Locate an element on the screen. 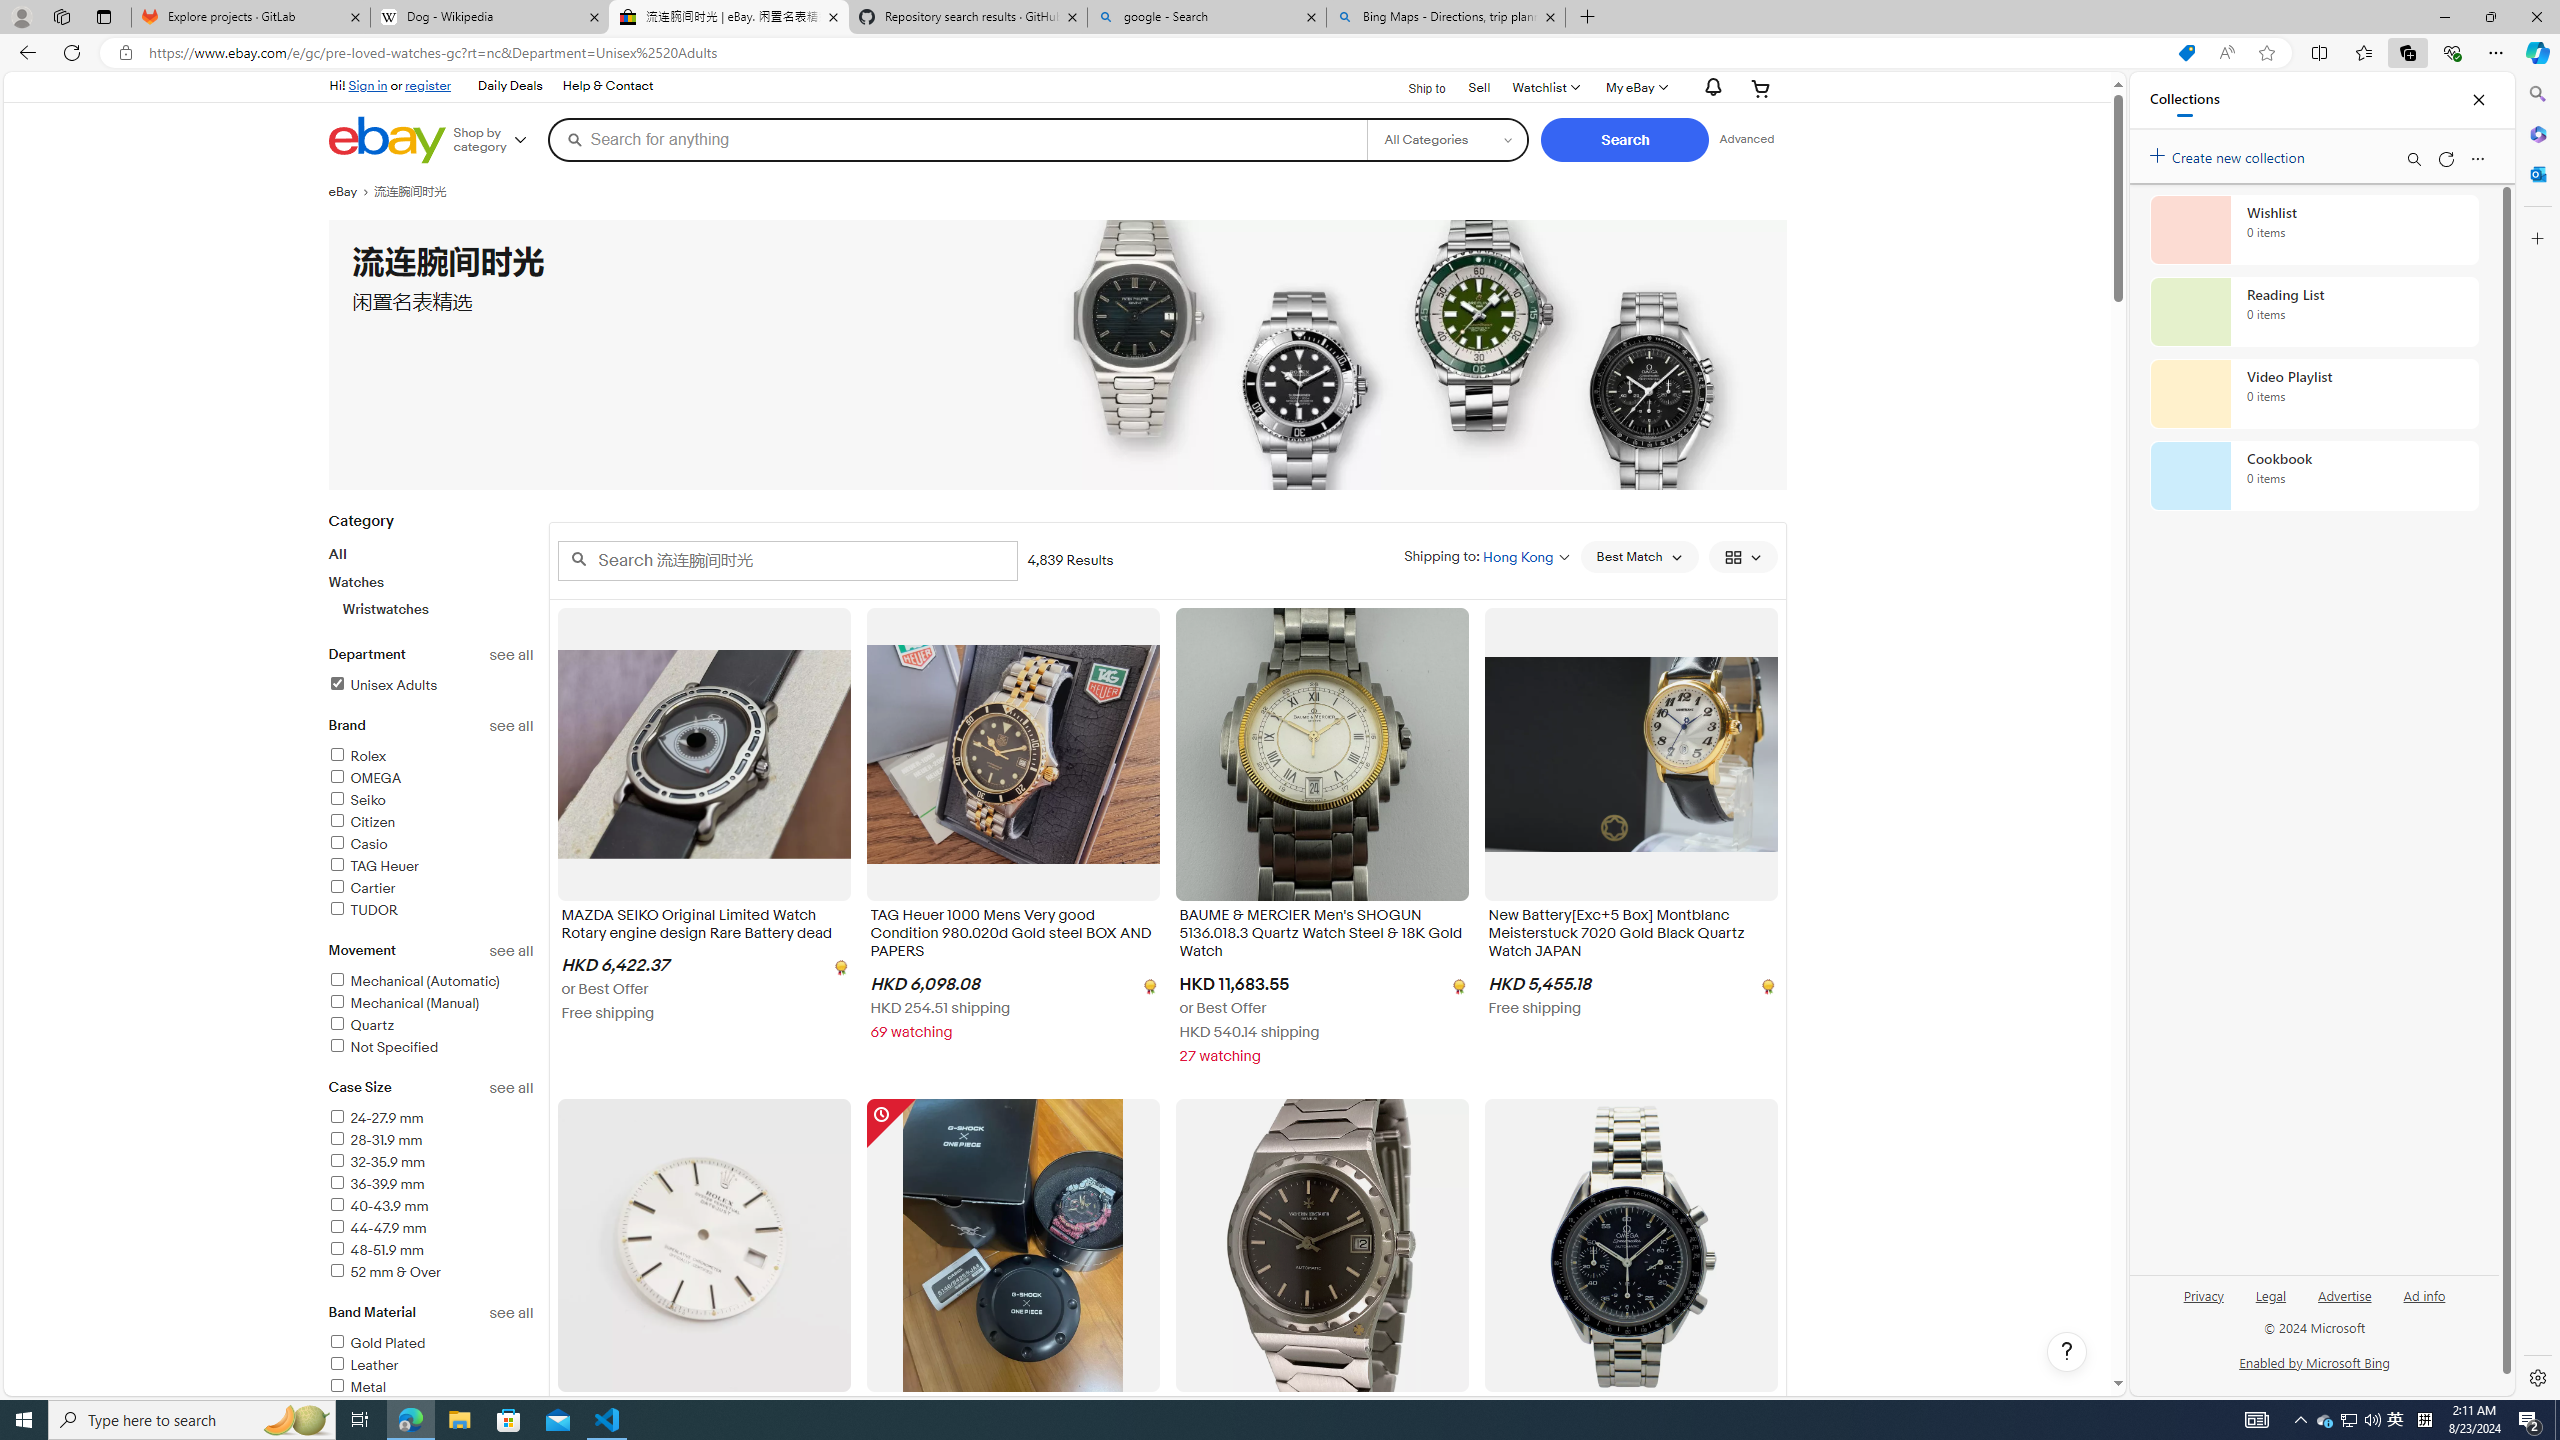 The image size is (2560, 1440). 'Watchlist' is located at coordinates (1544, 87).